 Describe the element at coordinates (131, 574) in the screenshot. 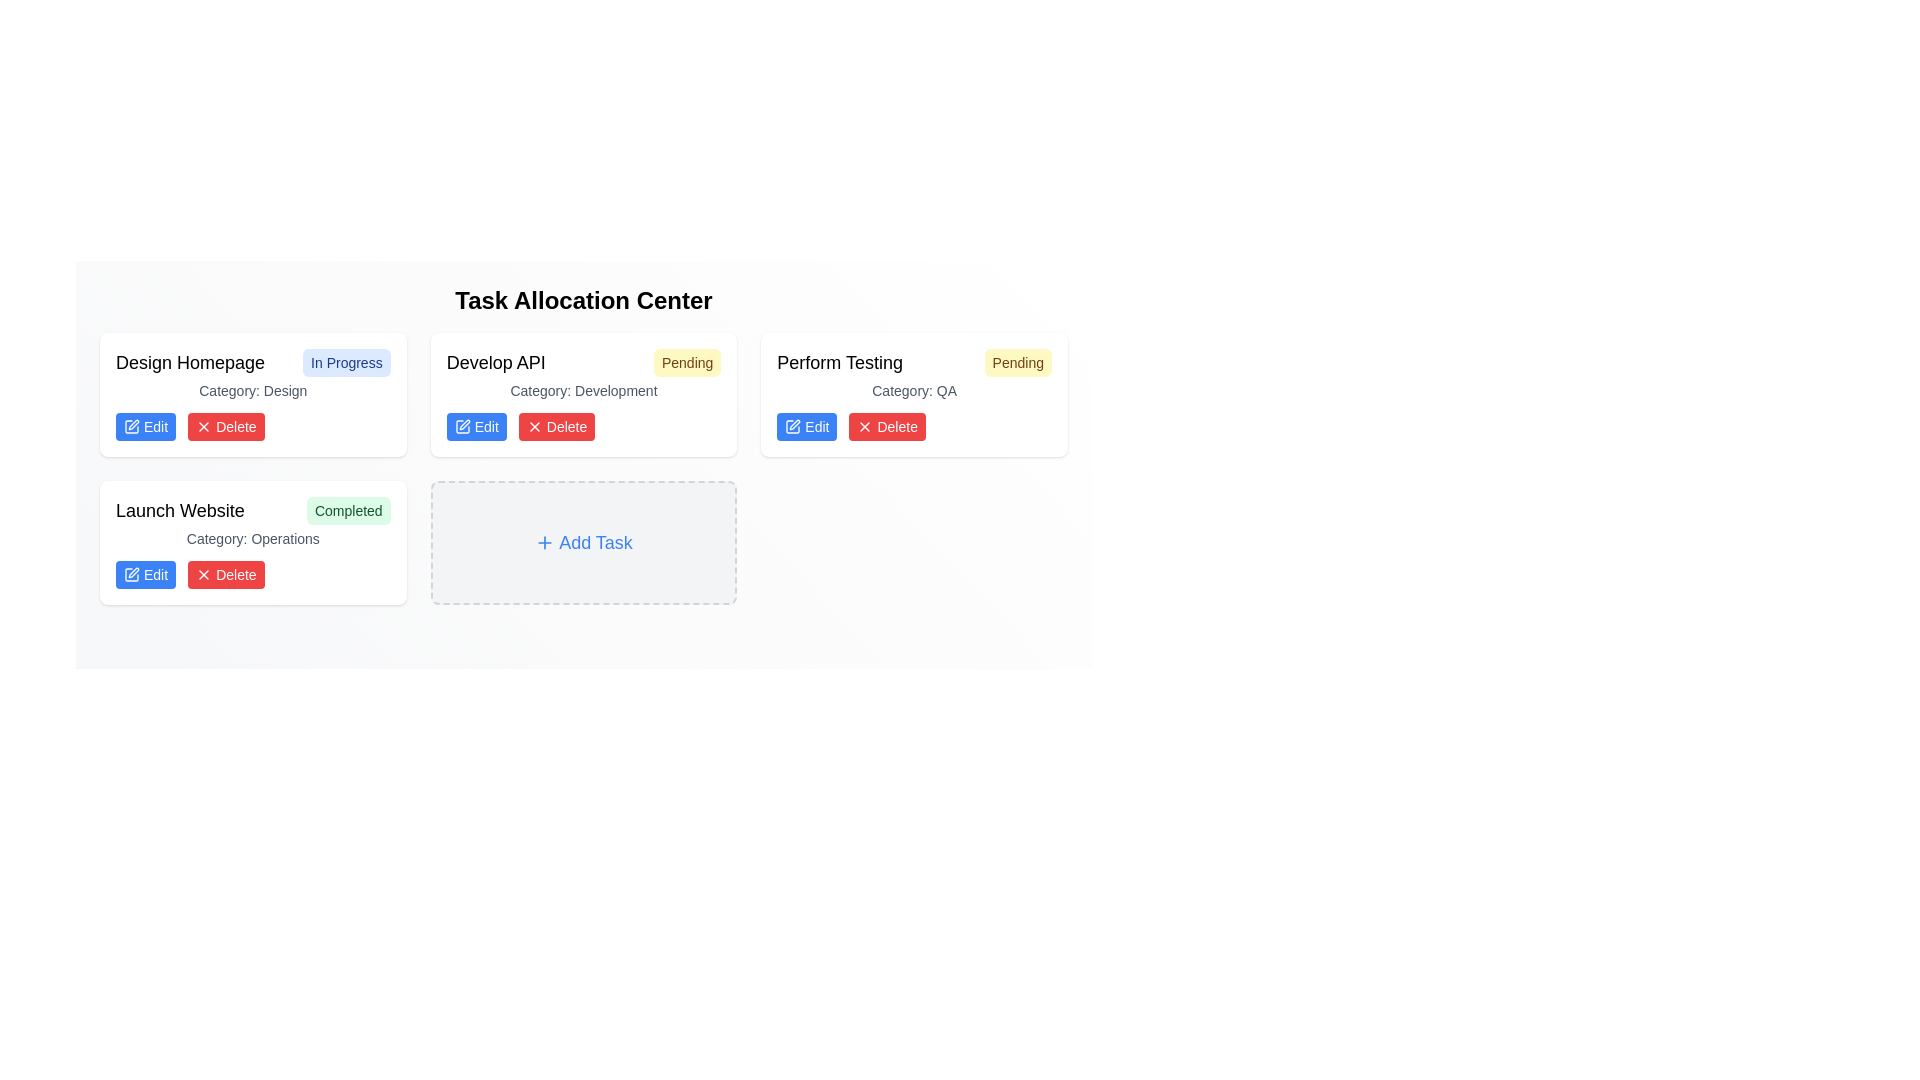

I see `the edit icon located inside the 'Edit' button below the 'Launch Website' task card in the bottom-left corner of the interface` at that location.